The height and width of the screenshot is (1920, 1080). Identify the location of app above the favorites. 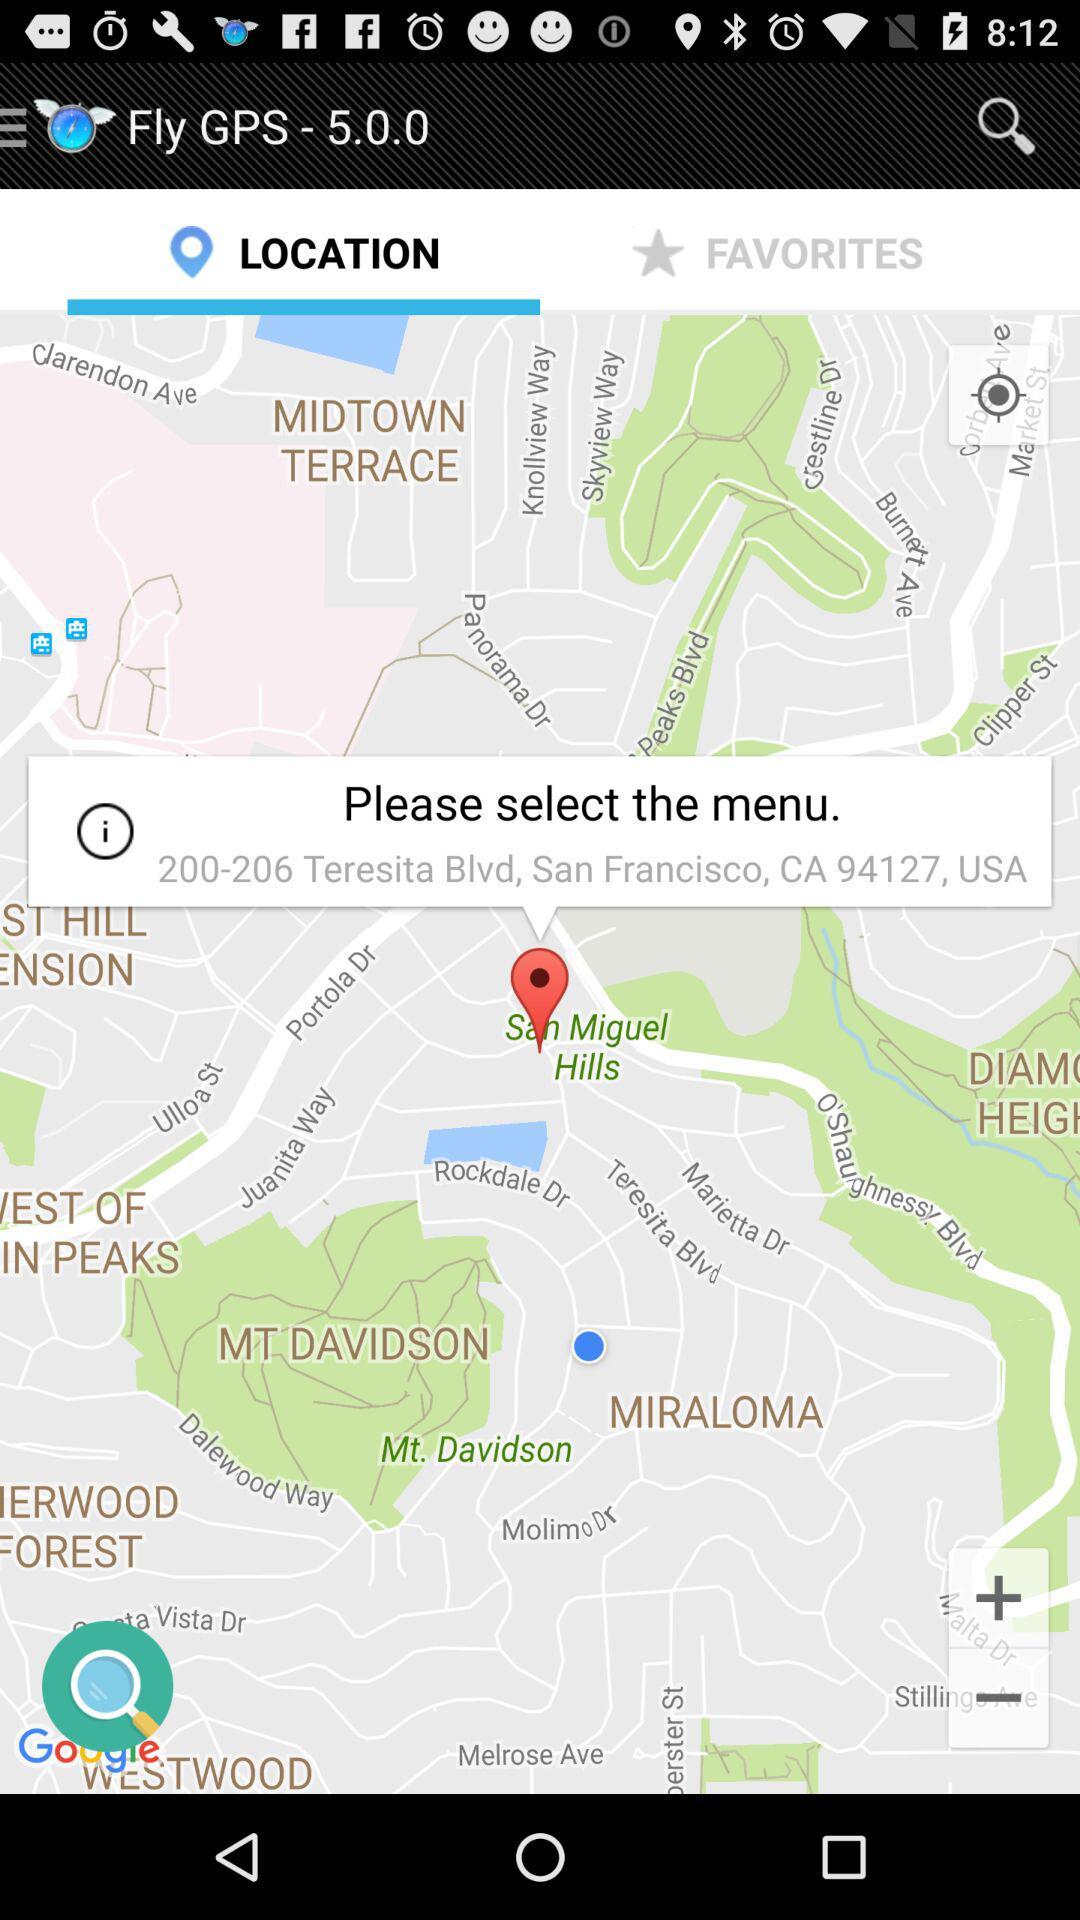
(1006, 124).